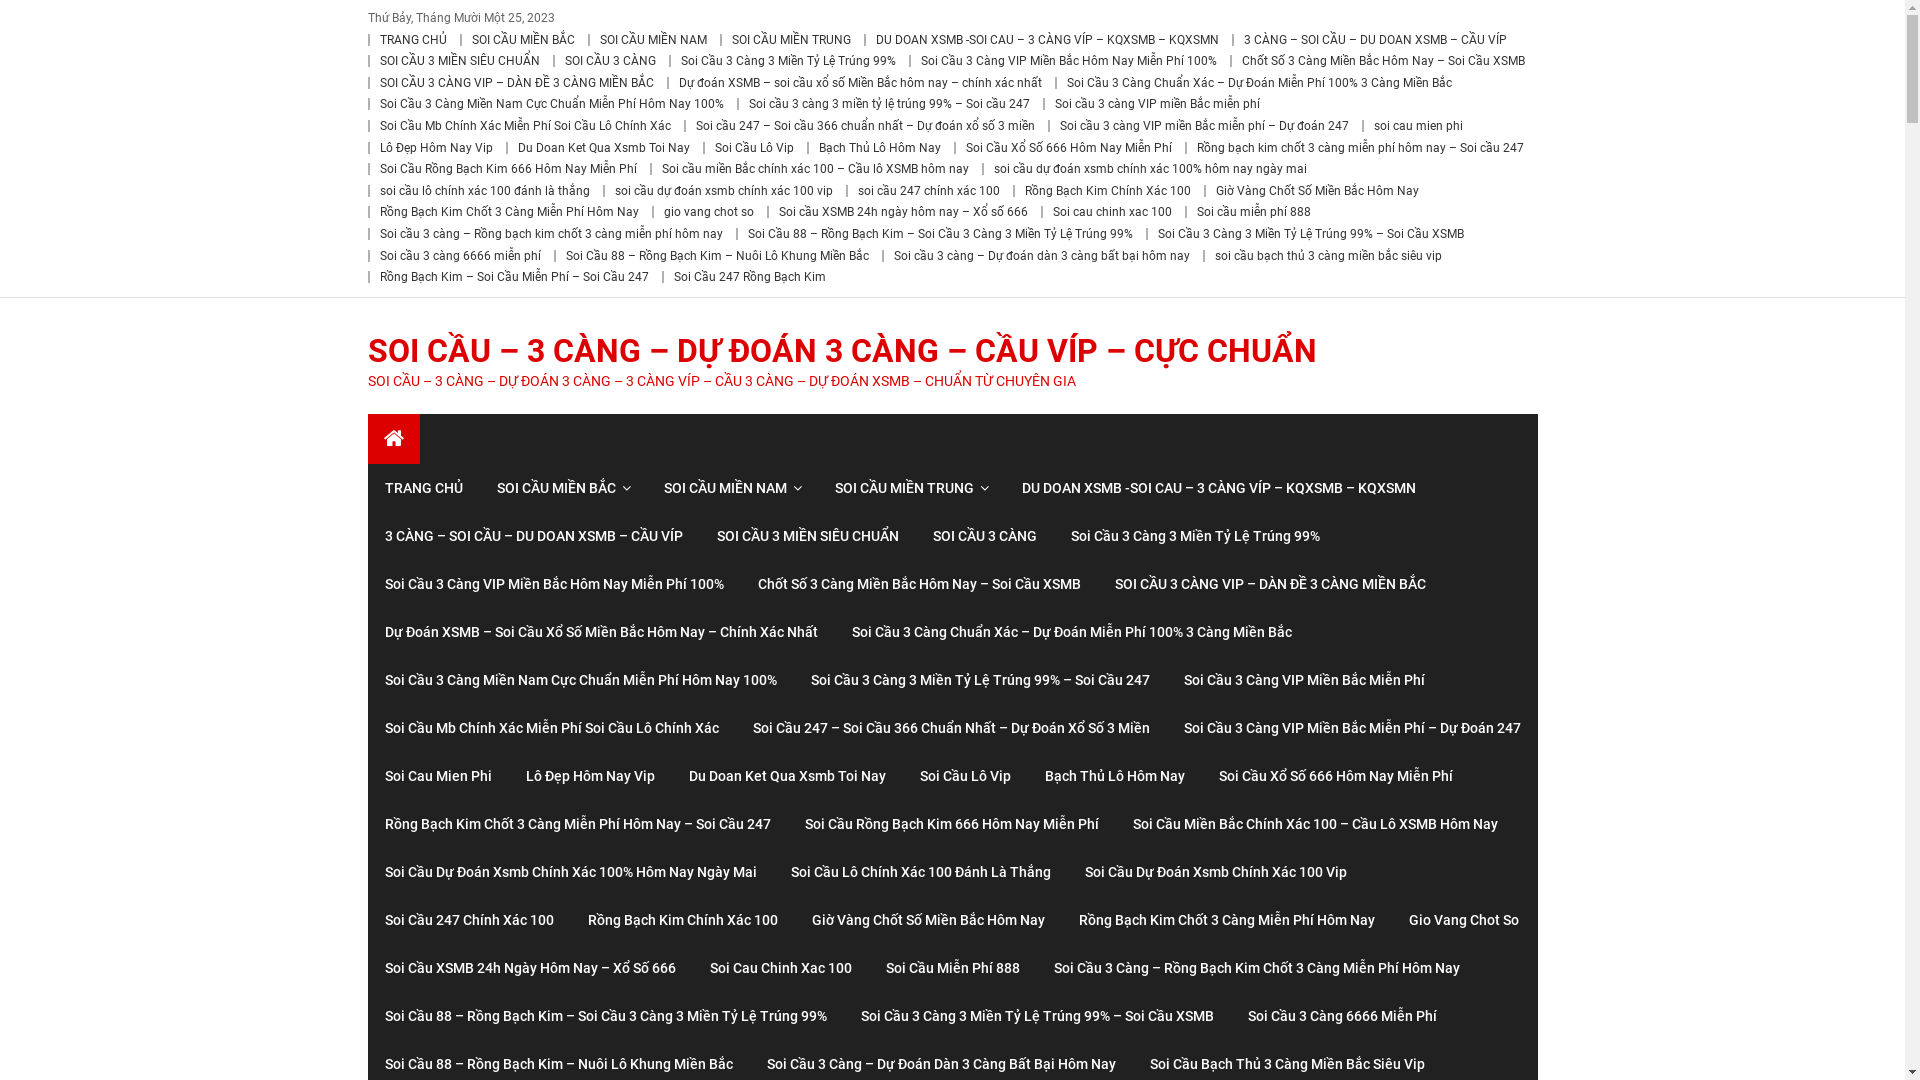  Describe the element at coordinates (709, 212) in the screenshot. I see `'gio vang chot so'` at that location.